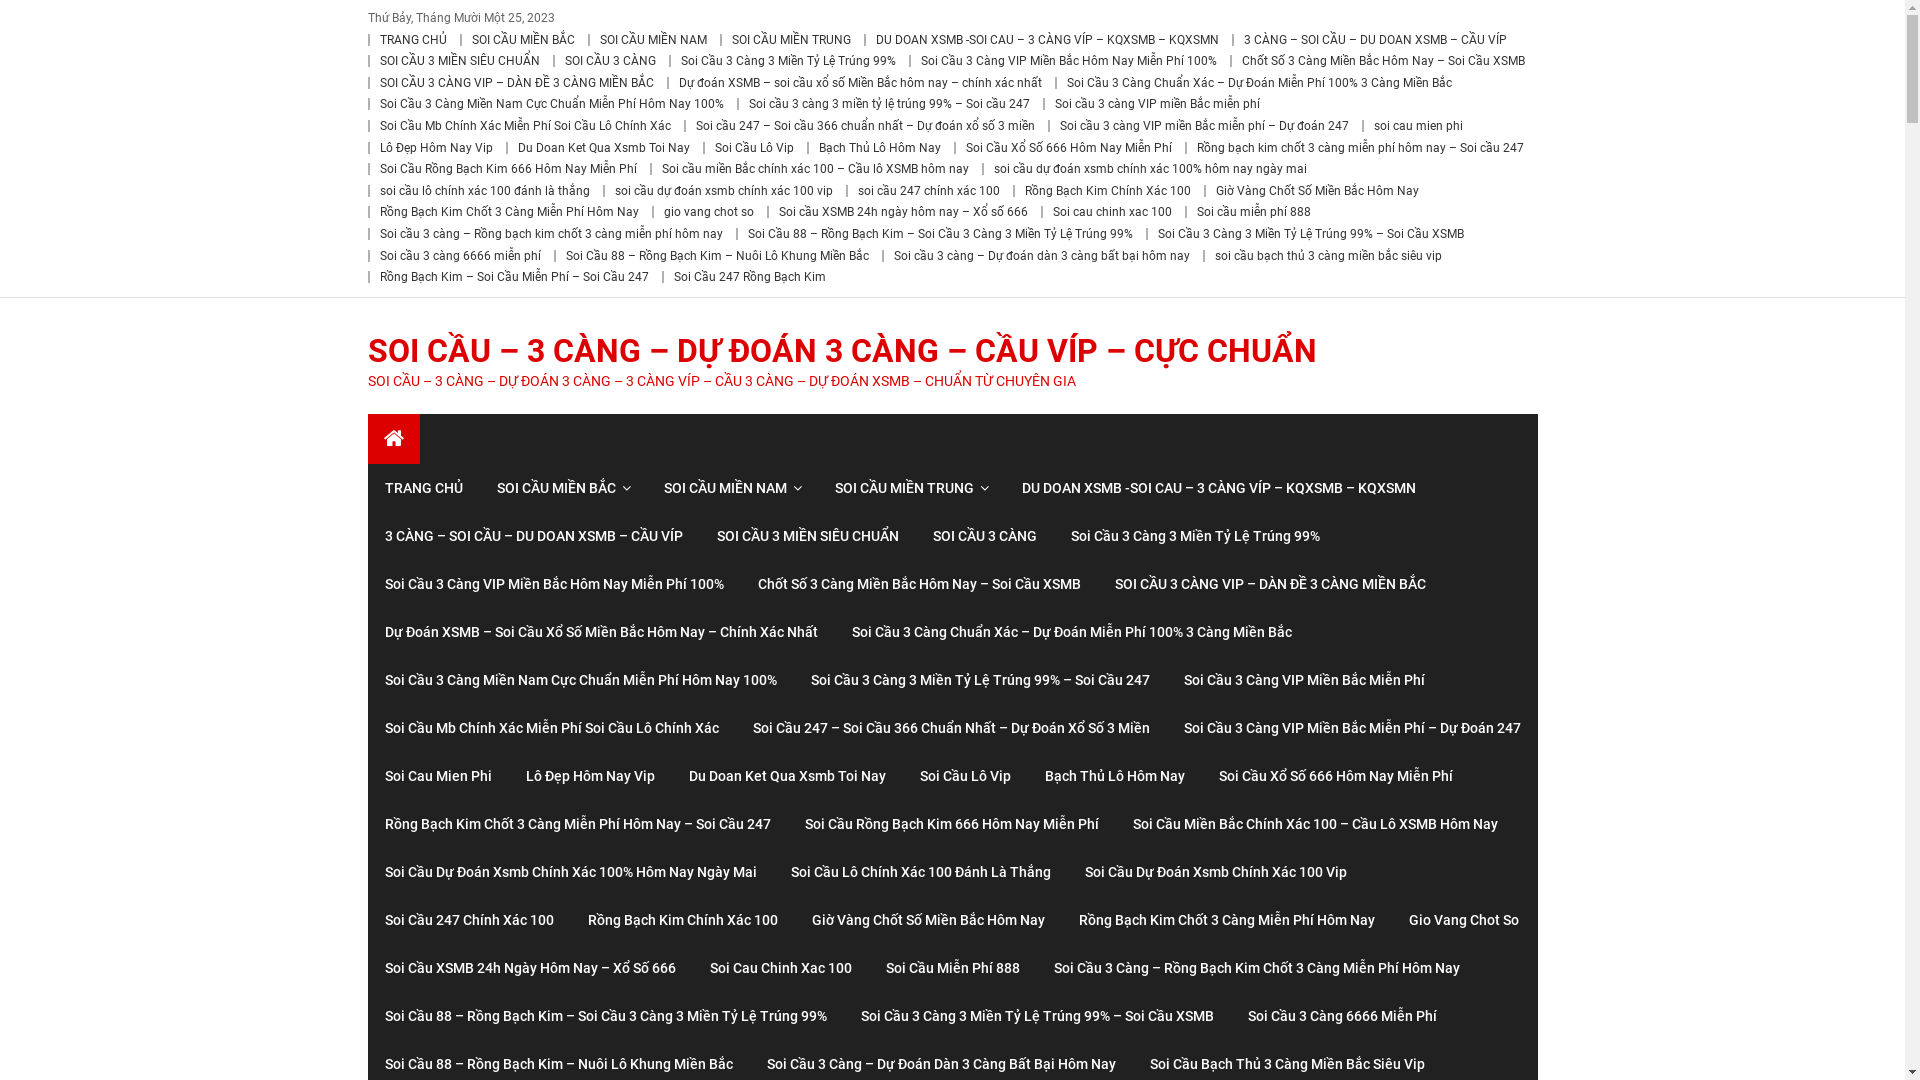  Describe the element at coordinates (709, 212) in the screenshot. I see `'gio vang chot so'` at that location.